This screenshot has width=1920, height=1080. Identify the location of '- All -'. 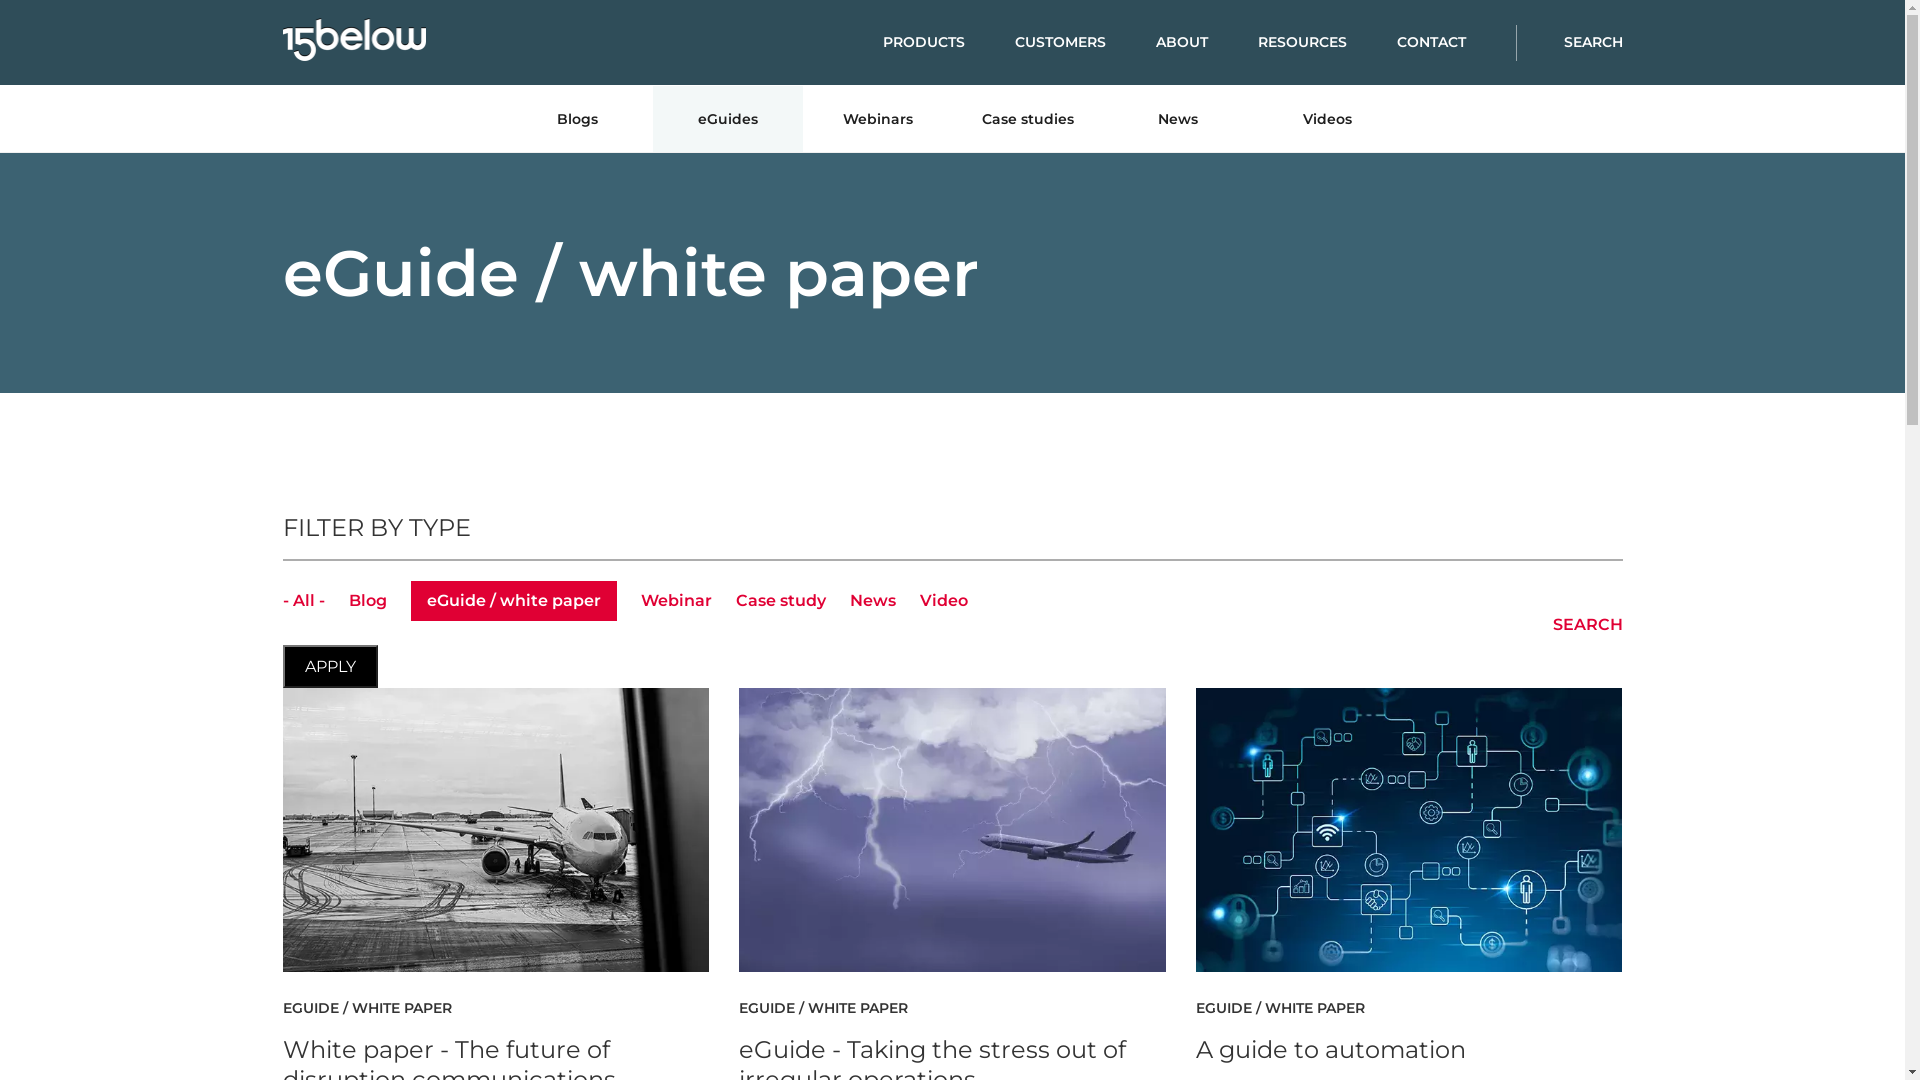
(301, 599).